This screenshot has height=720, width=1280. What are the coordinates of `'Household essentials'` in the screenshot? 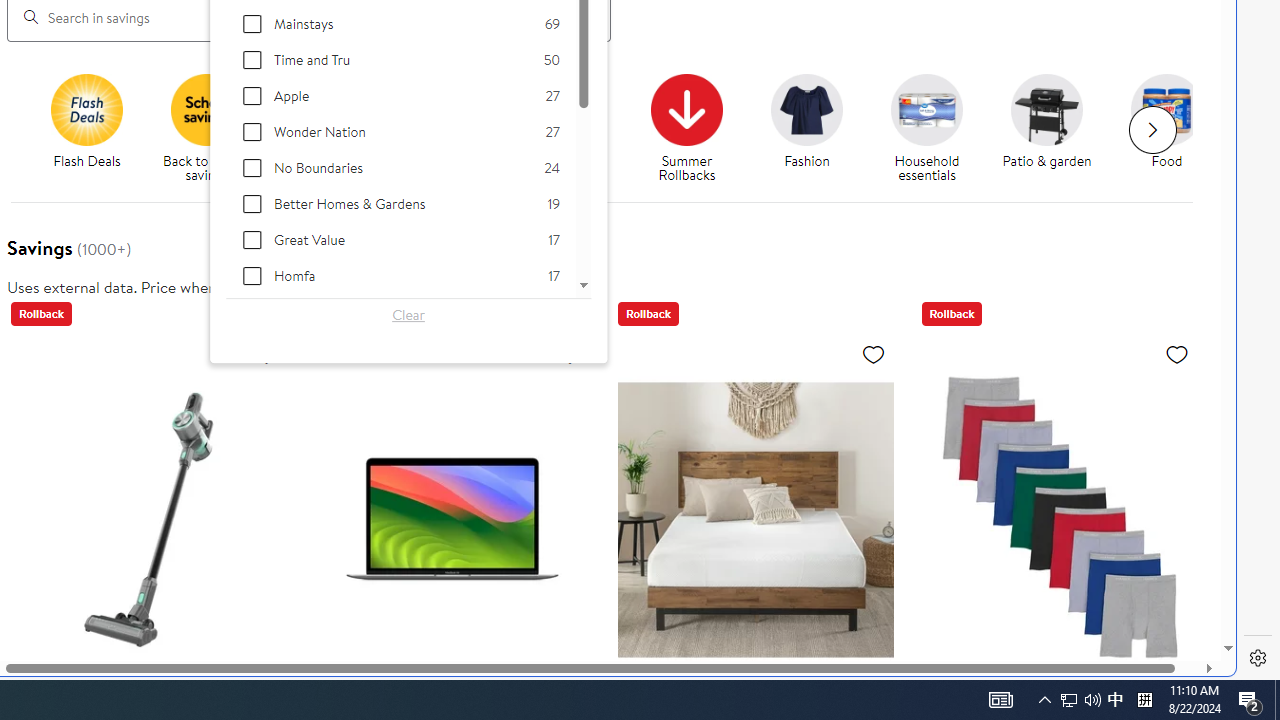 It's located at (934, 129).